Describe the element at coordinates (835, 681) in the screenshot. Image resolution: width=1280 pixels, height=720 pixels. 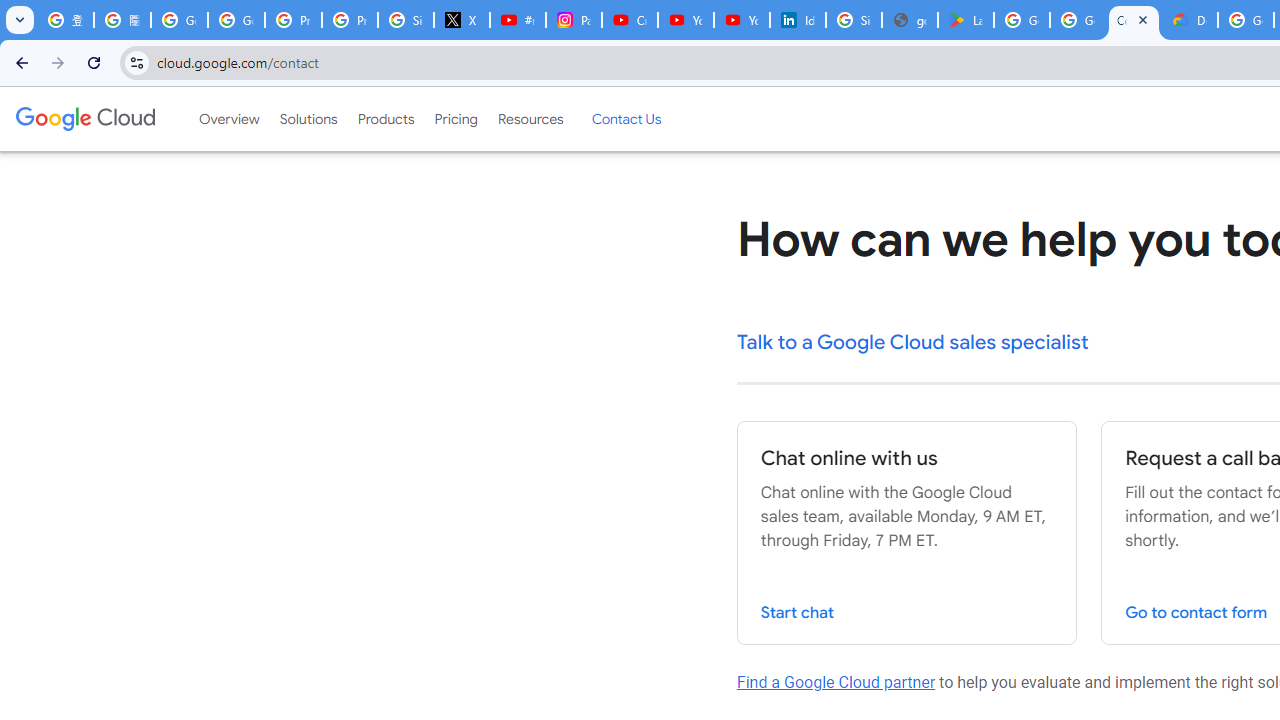
I see `'Find a Google Cloud partner'` at that location.